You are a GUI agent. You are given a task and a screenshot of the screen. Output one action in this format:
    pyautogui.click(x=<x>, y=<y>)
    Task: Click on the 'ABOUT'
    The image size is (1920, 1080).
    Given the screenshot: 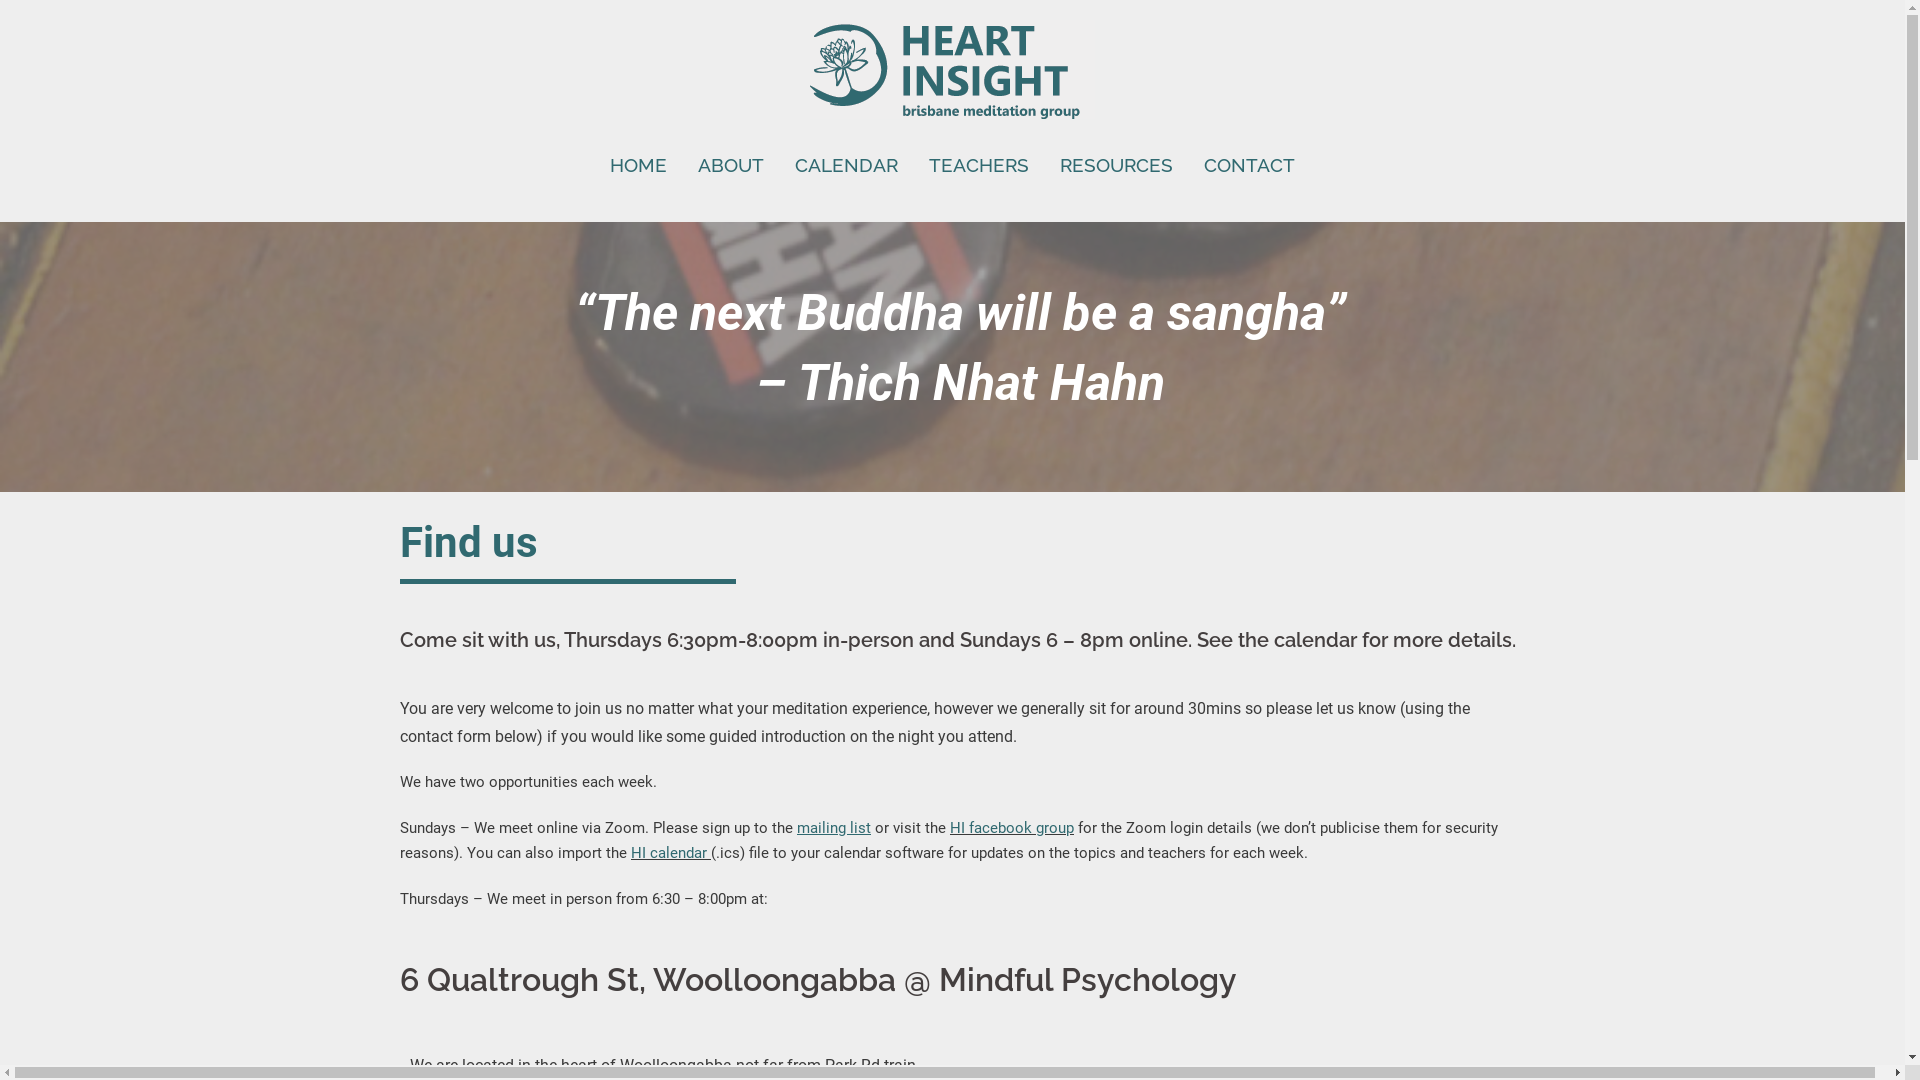 What is the action you would take?
    pyautogui.click(x=729, y=164)
    